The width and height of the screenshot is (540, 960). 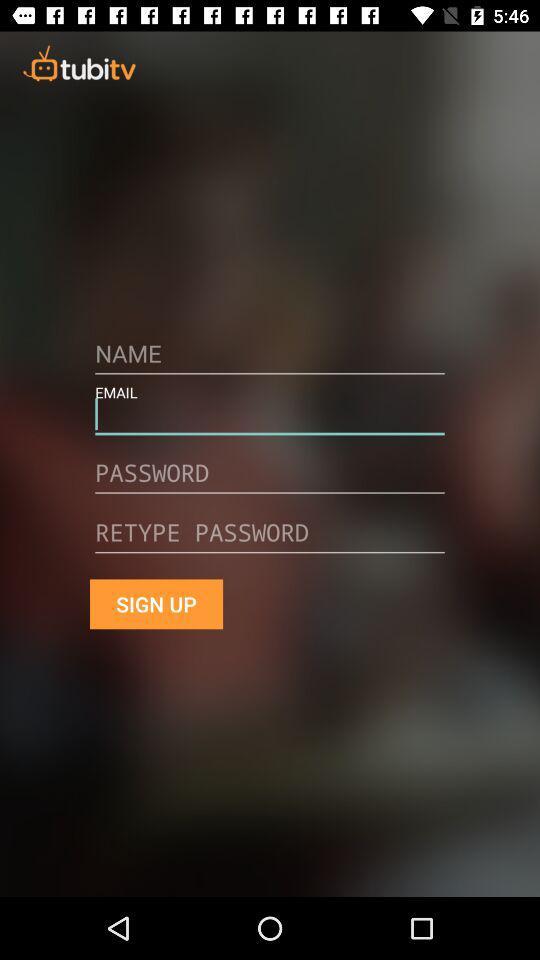 I want to click on password type option, so click(x=270, y=539).